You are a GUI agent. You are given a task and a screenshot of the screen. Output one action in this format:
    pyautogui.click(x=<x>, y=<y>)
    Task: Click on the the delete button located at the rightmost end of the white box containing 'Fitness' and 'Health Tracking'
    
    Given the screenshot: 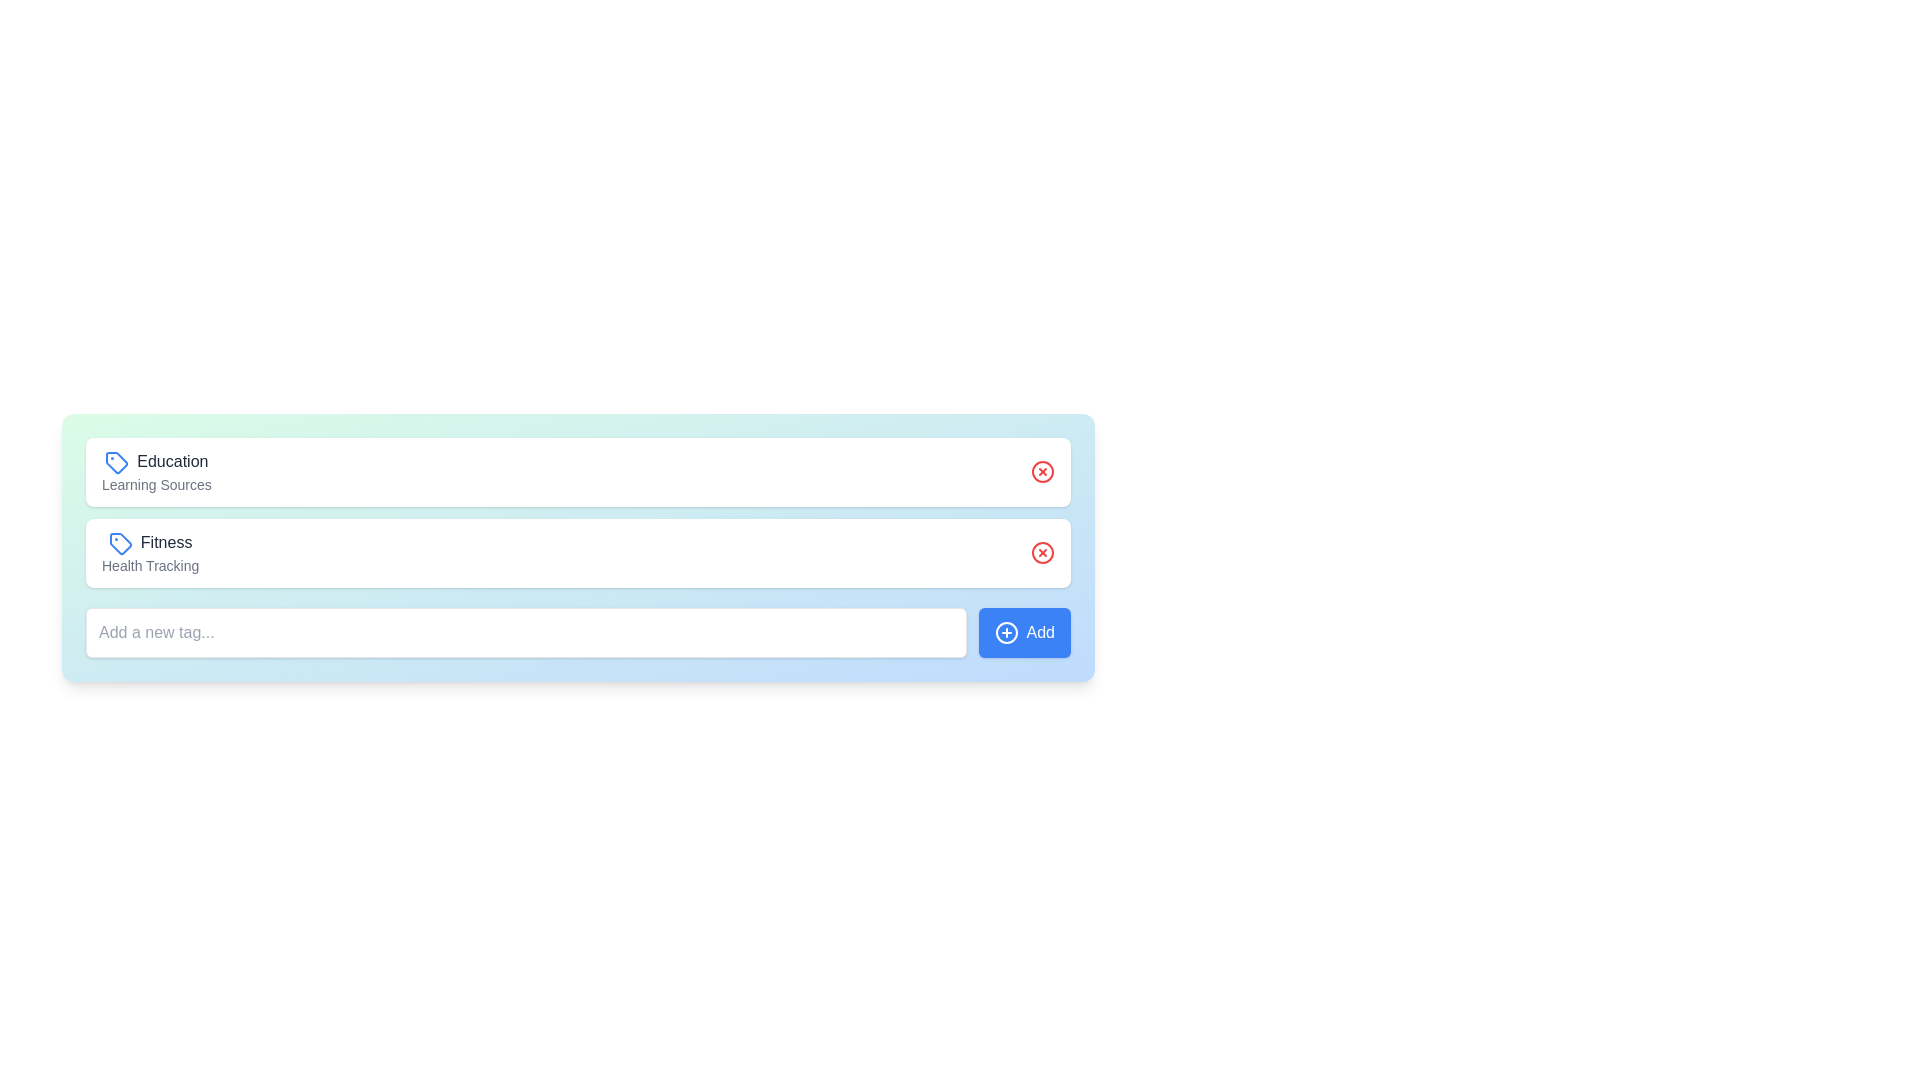 What is the action you would take?
    pyautogui.click(x=1041, y=552)
    